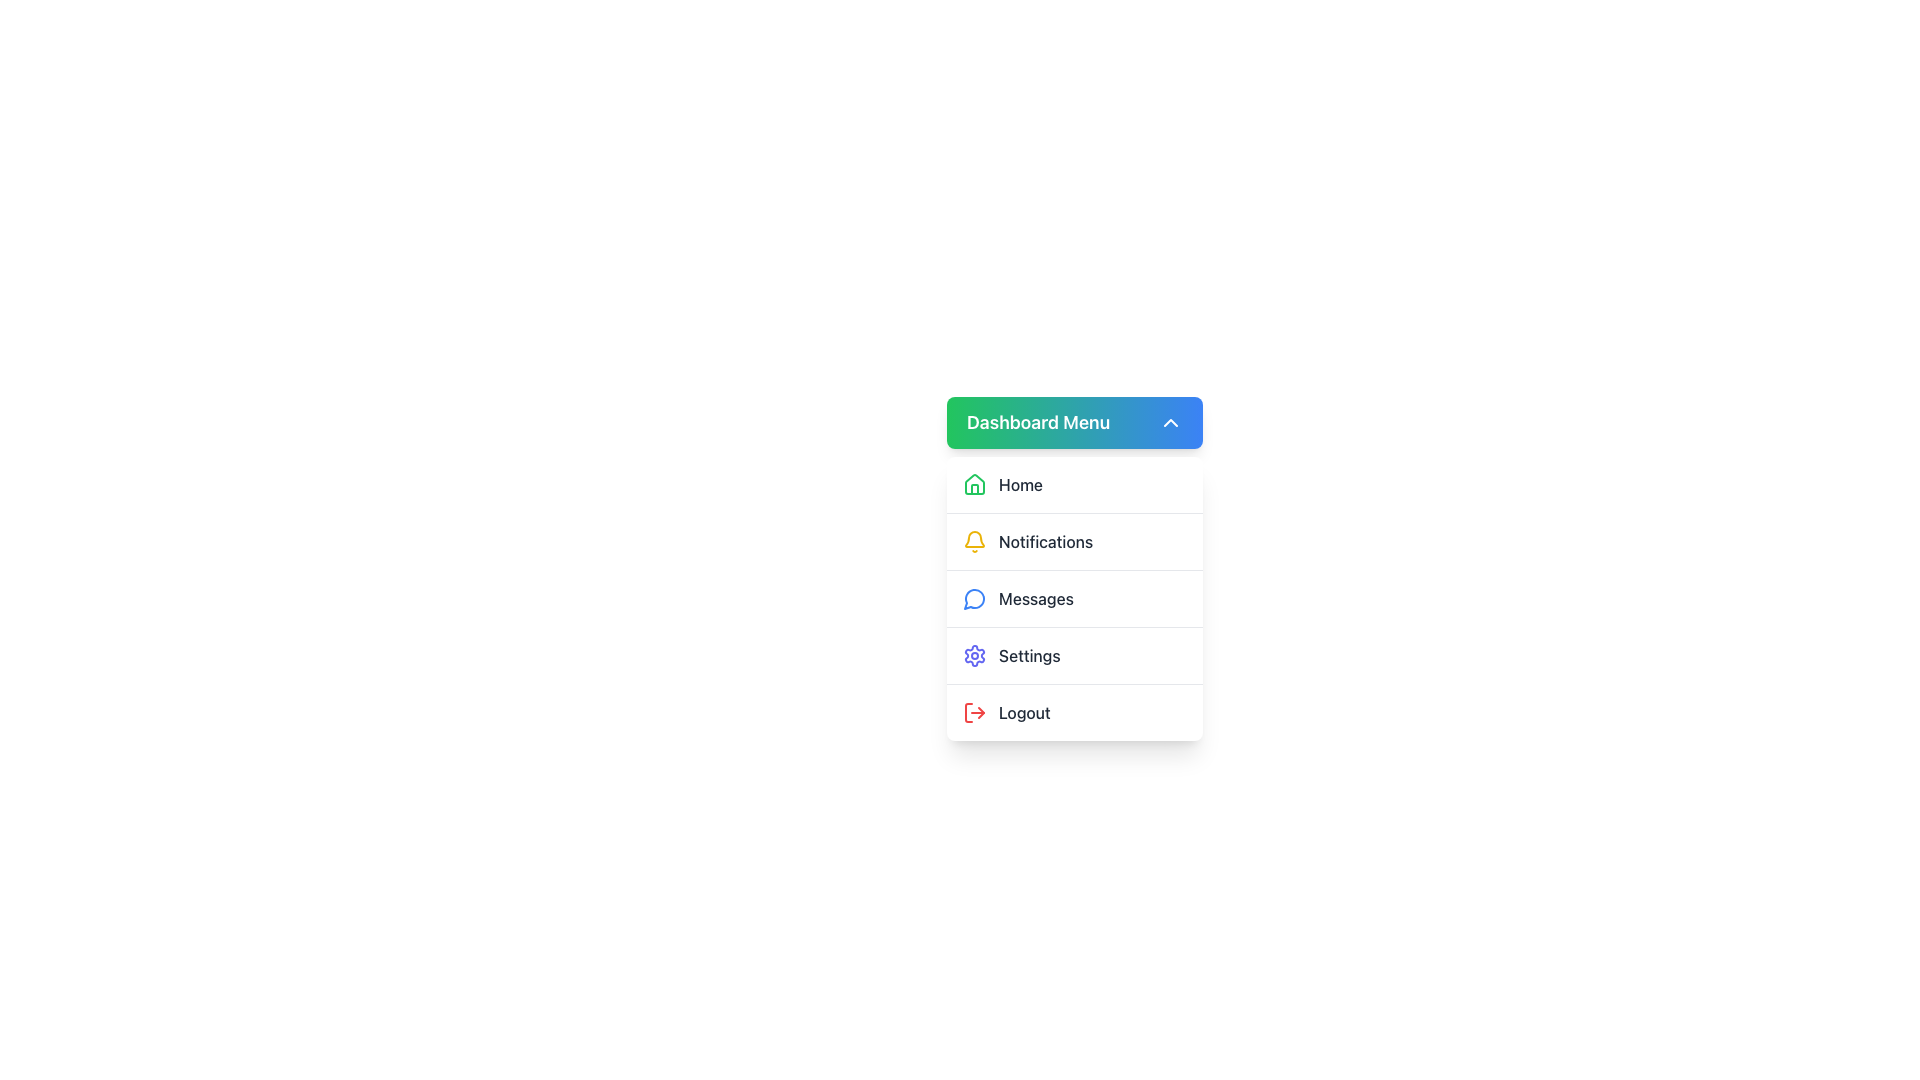 The width and height of the screenshot is (1920, 1080). What do you see at coordinates (1021, 485) in the screenshot?
I see `the 'Home' label, which is the first item in the 'Dashboard Menu' and is styled with a medium-weight font in gray, located to the right of a house icon` at bounding box center [1021, 485].